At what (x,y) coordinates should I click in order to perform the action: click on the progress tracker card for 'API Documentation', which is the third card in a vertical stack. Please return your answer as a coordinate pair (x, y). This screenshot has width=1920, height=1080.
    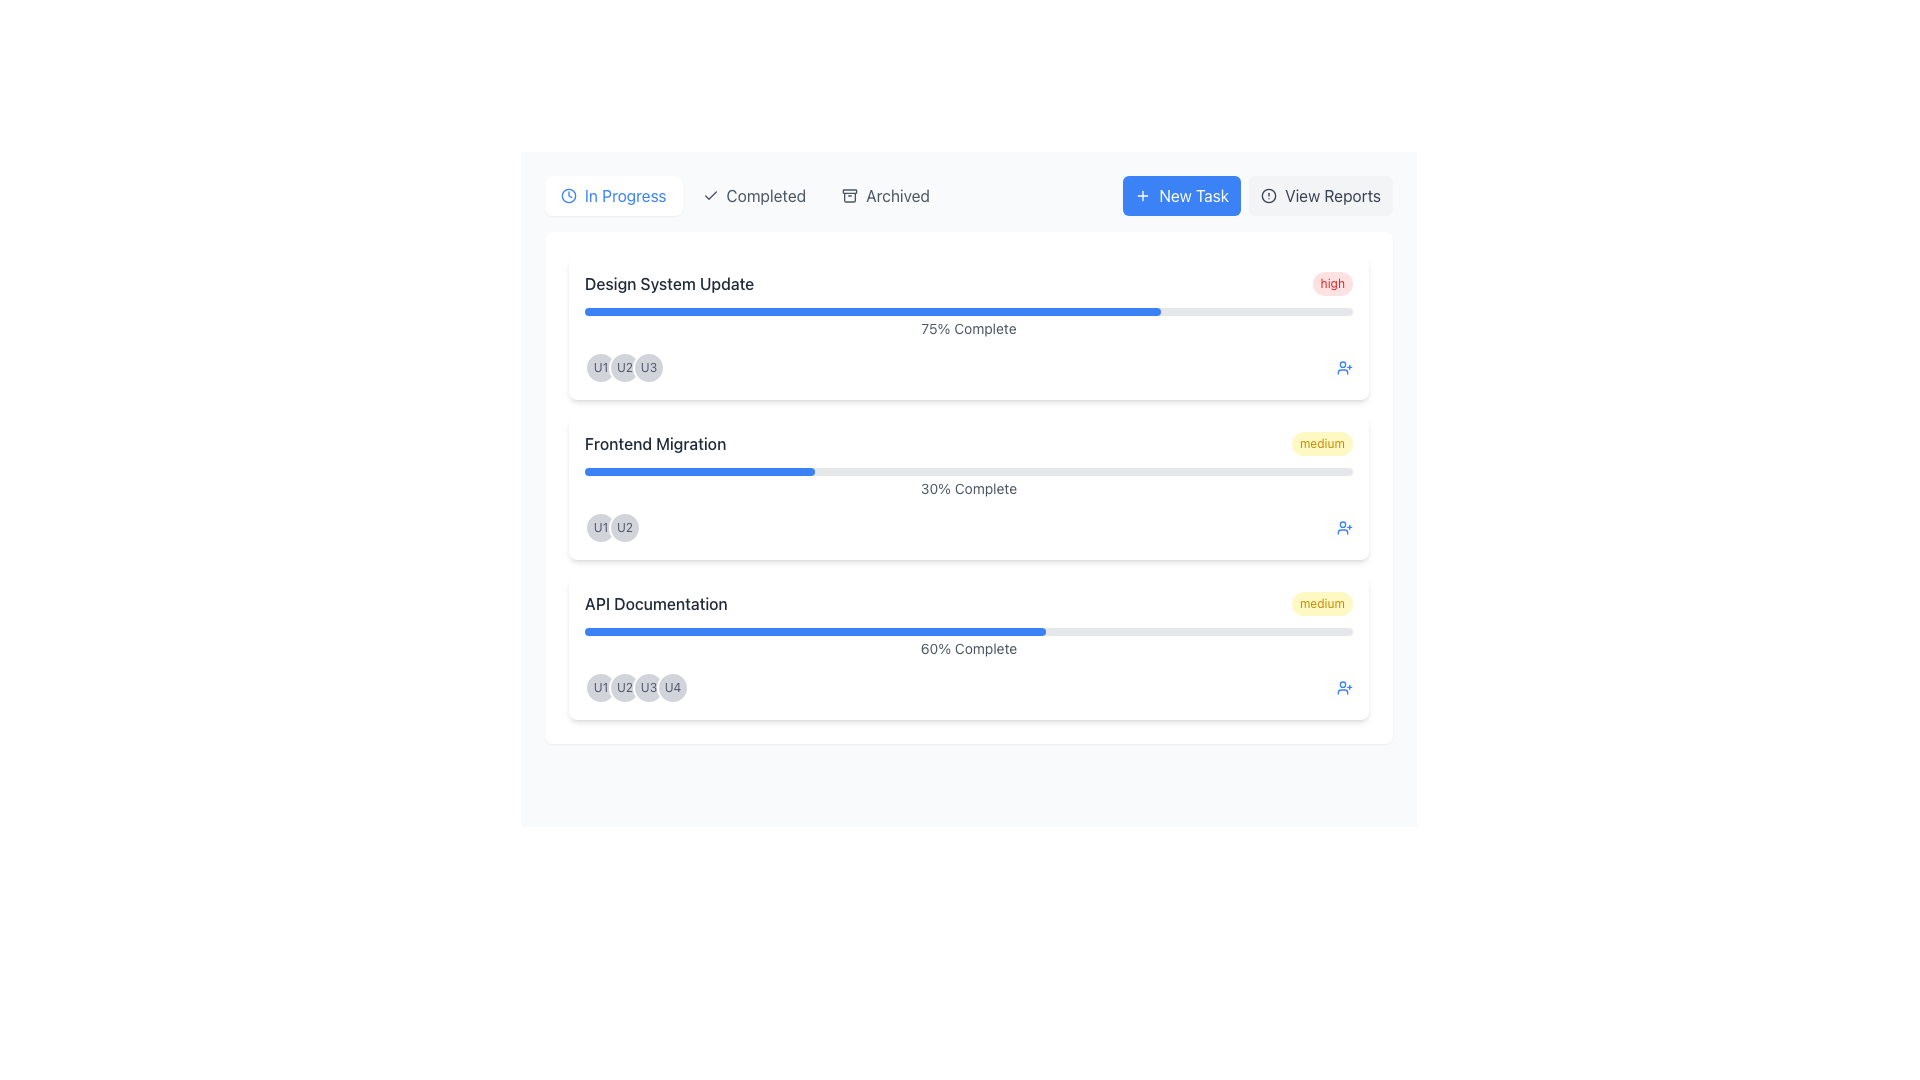
    Looking at the image, I should click on (969, 648).